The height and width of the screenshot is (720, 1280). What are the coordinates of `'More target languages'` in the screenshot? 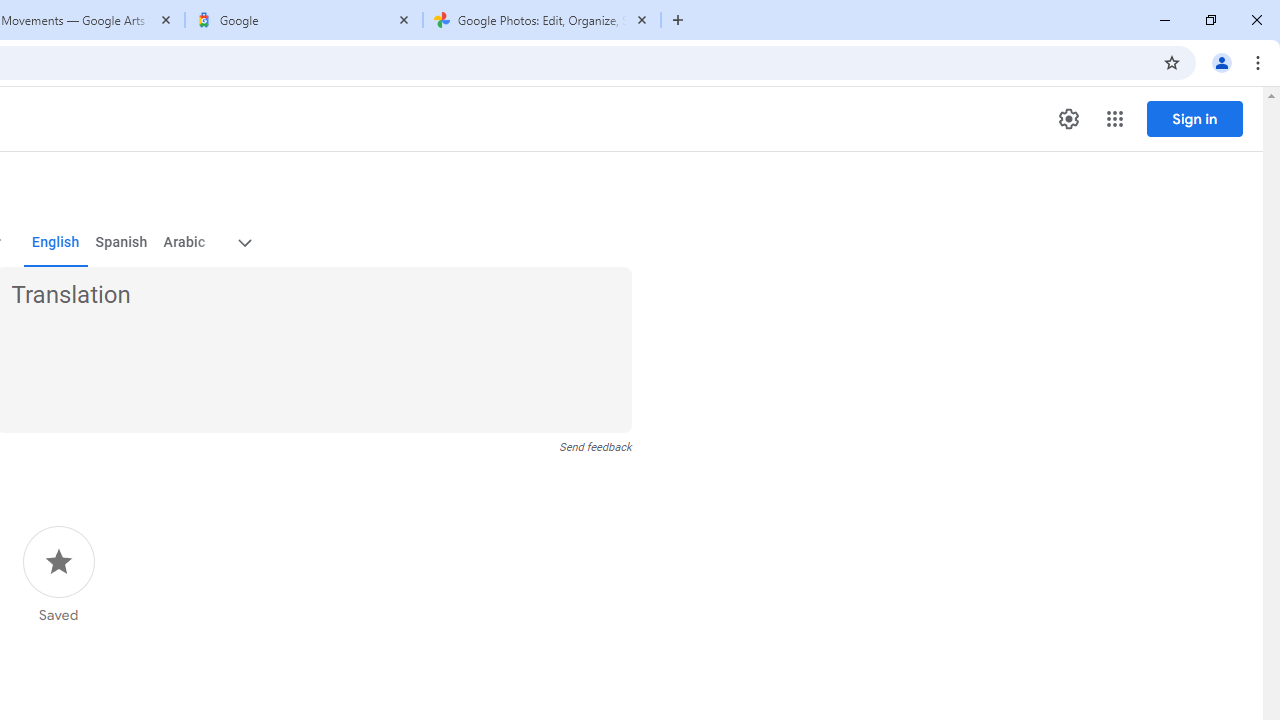 It's located at (243, 242).